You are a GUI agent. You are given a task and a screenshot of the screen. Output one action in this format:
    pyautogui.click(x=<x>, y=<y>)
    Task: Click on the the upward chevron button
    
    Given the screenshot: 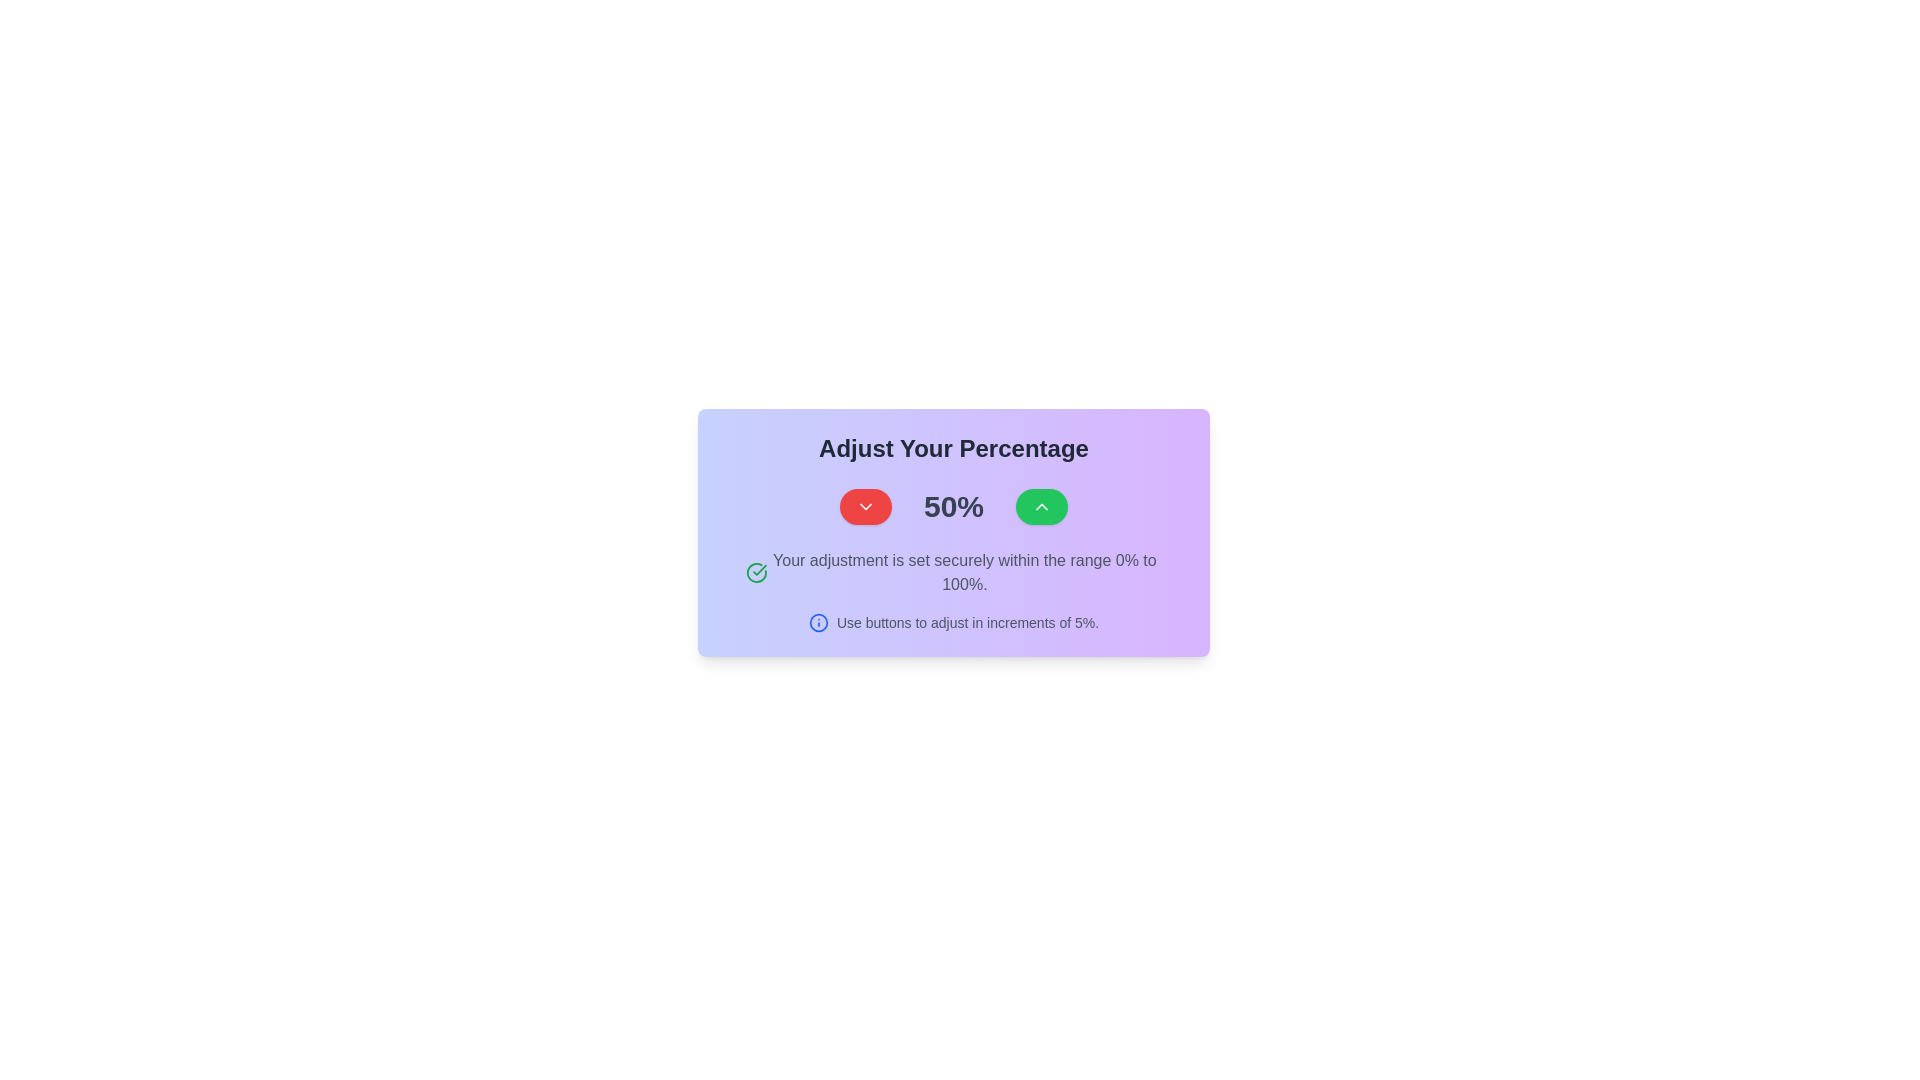 What is the action you would take?
    pyautogui.click(x=1040, y=505)
    